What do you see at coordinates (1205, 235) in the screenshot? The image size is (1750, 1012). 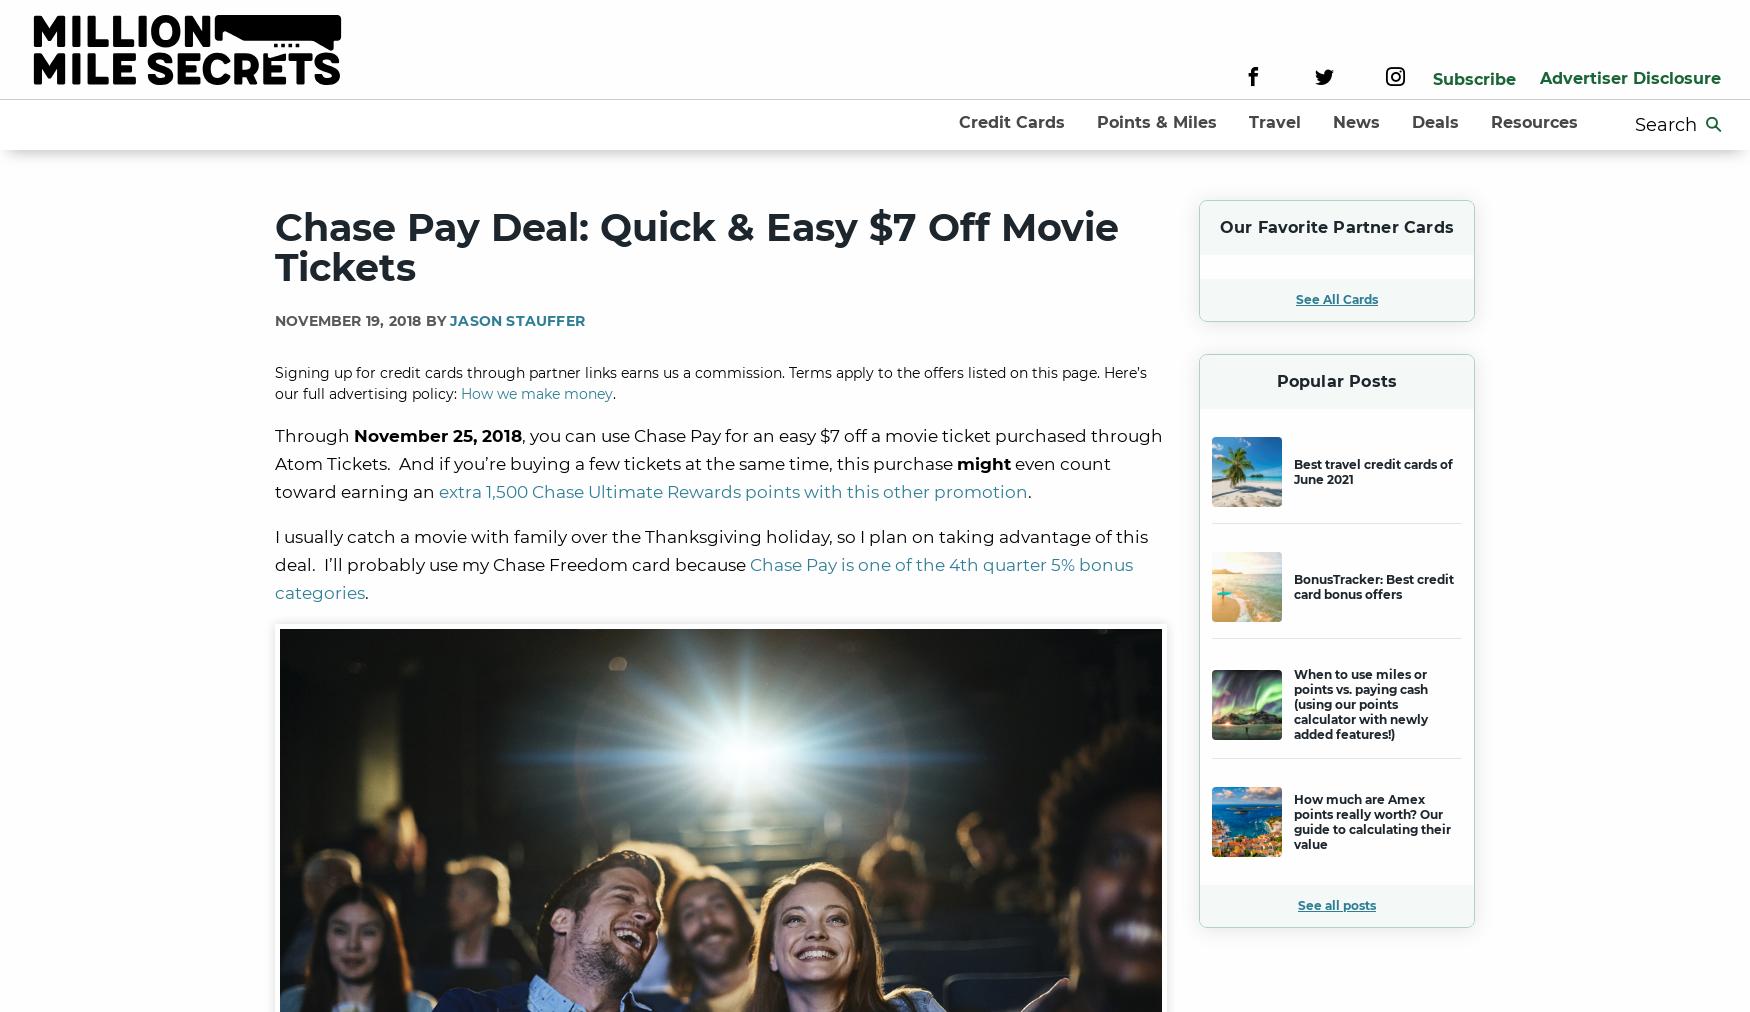 I see `'Hotels'` at bounding box center [1205, 235].